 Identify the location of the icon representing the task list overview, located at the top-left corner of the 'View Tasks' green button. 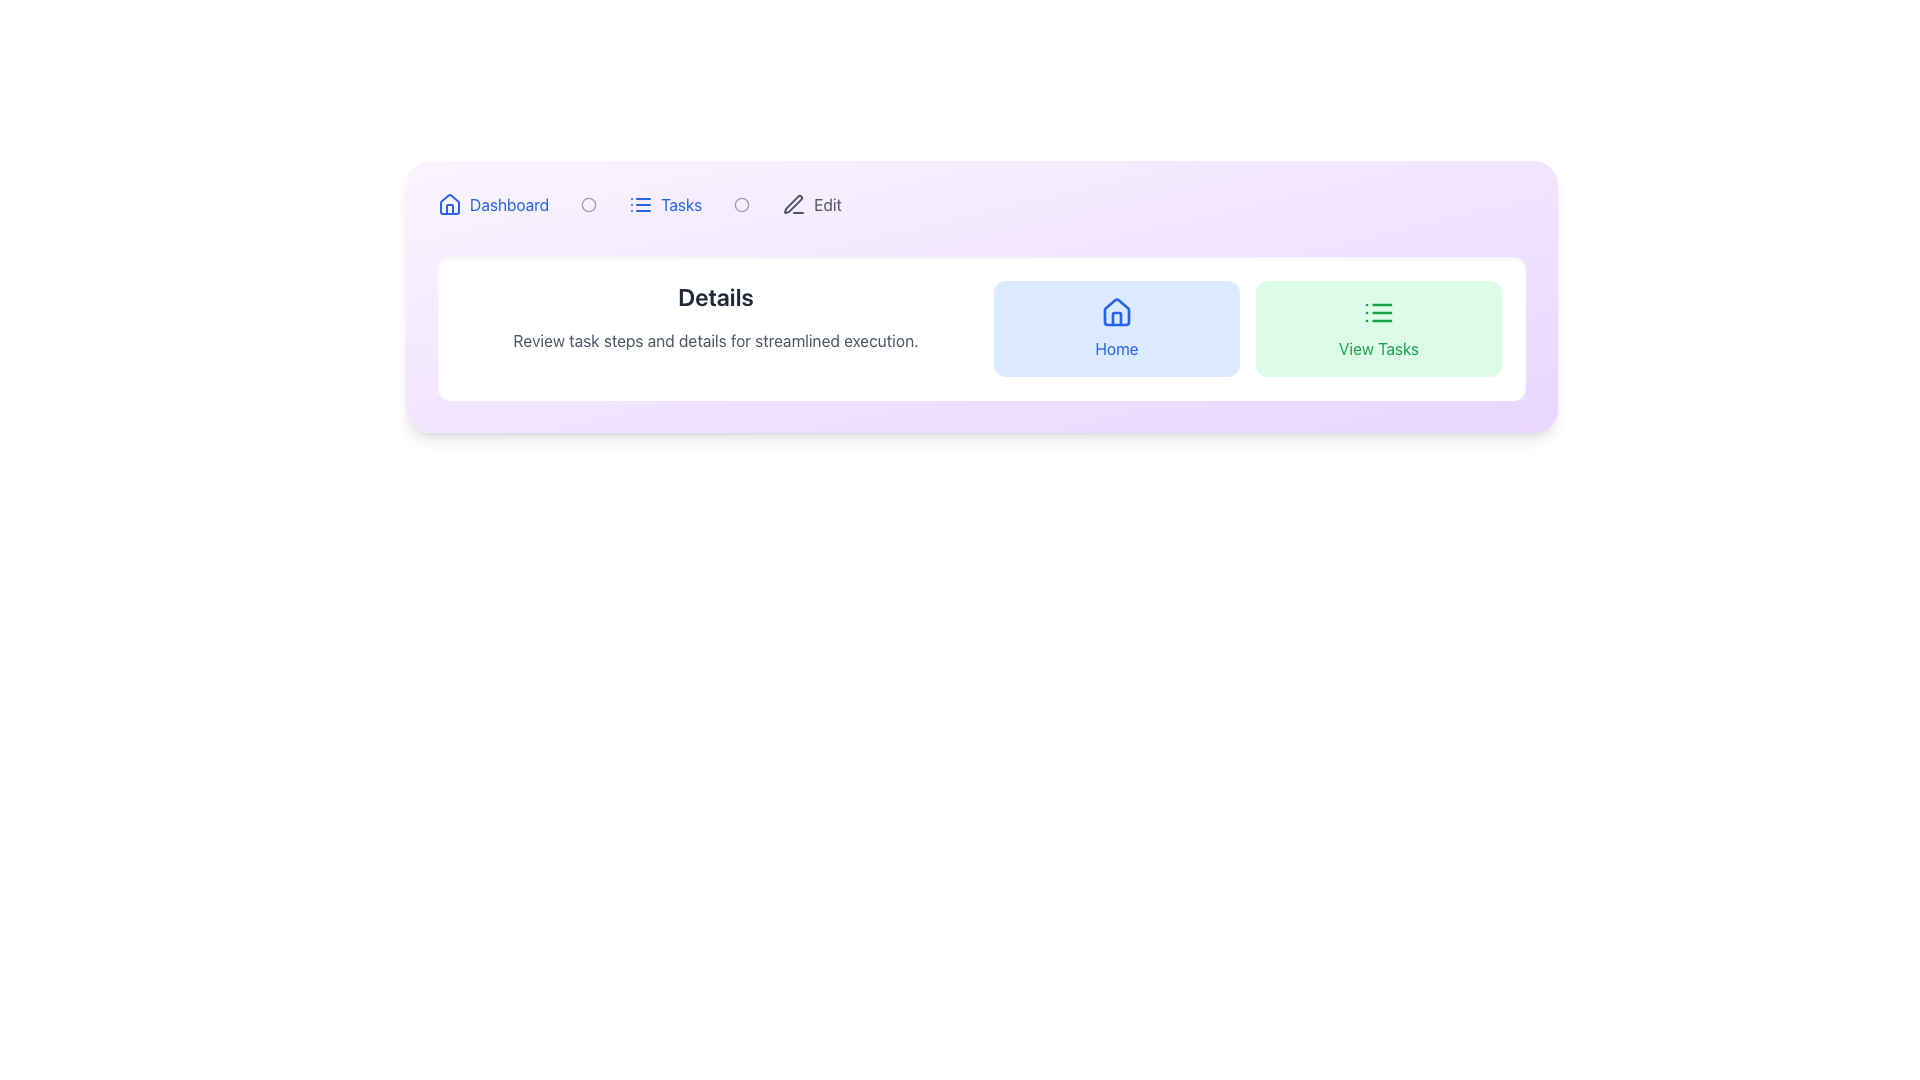
(1377, 312).